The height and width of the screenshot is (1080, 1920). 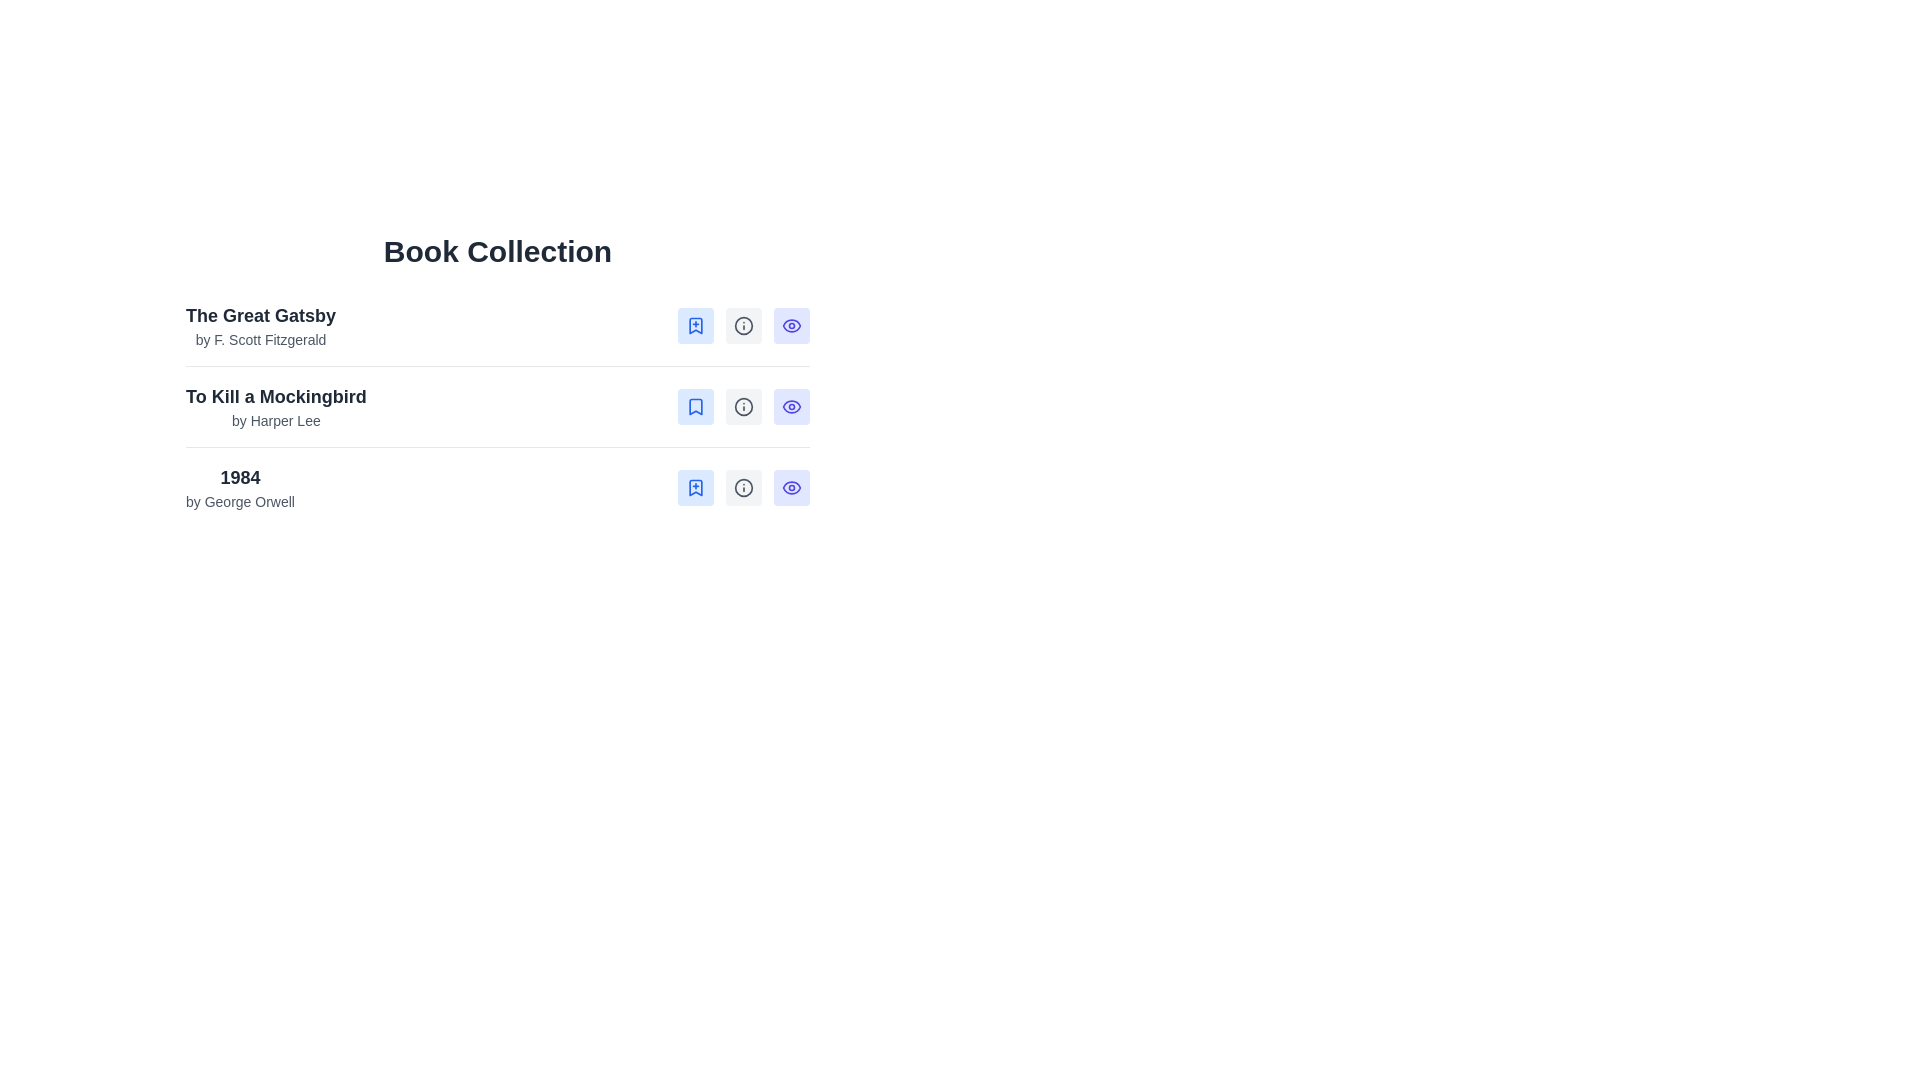 I want to click on the static text heading that introduces the book collection, located at the top-center of the visible content, so click(x=498, y=250).